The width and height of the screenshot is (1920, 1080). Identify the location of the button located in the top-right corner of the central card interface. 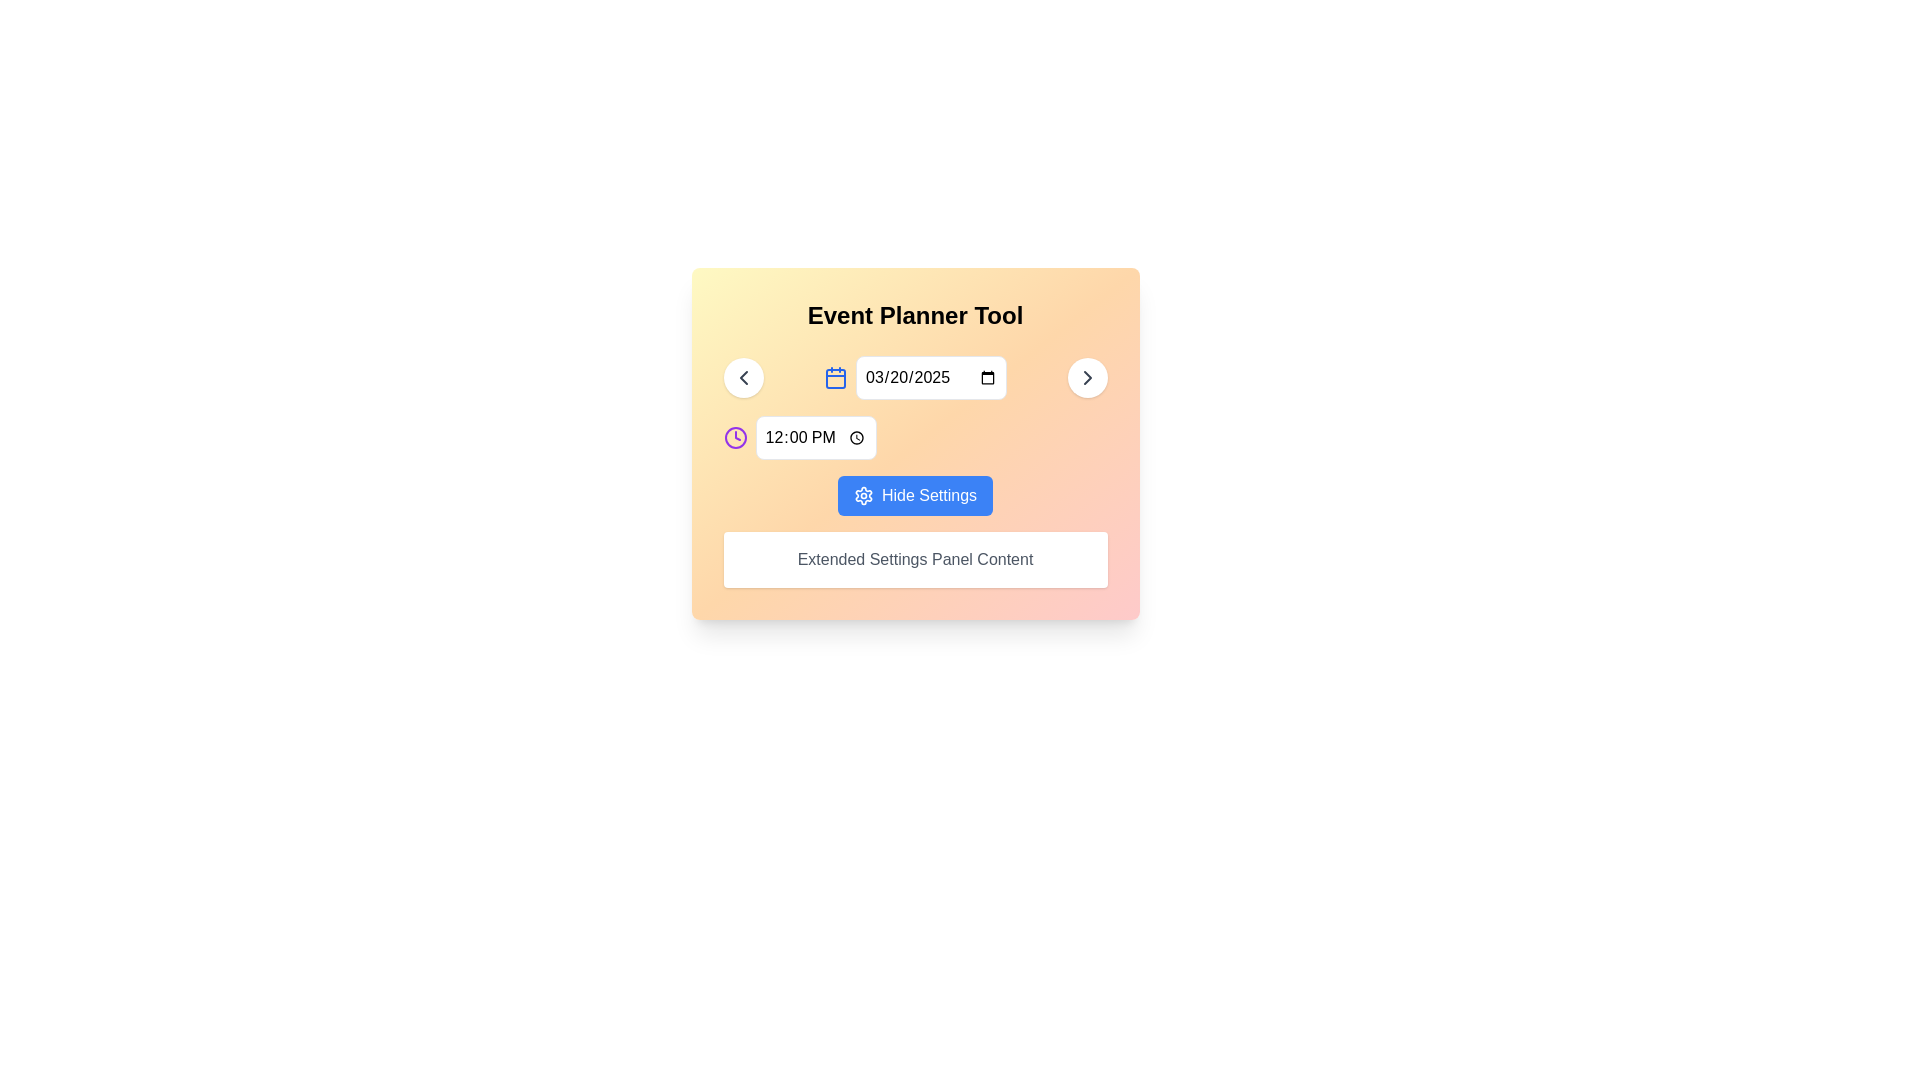
(1086, 378).